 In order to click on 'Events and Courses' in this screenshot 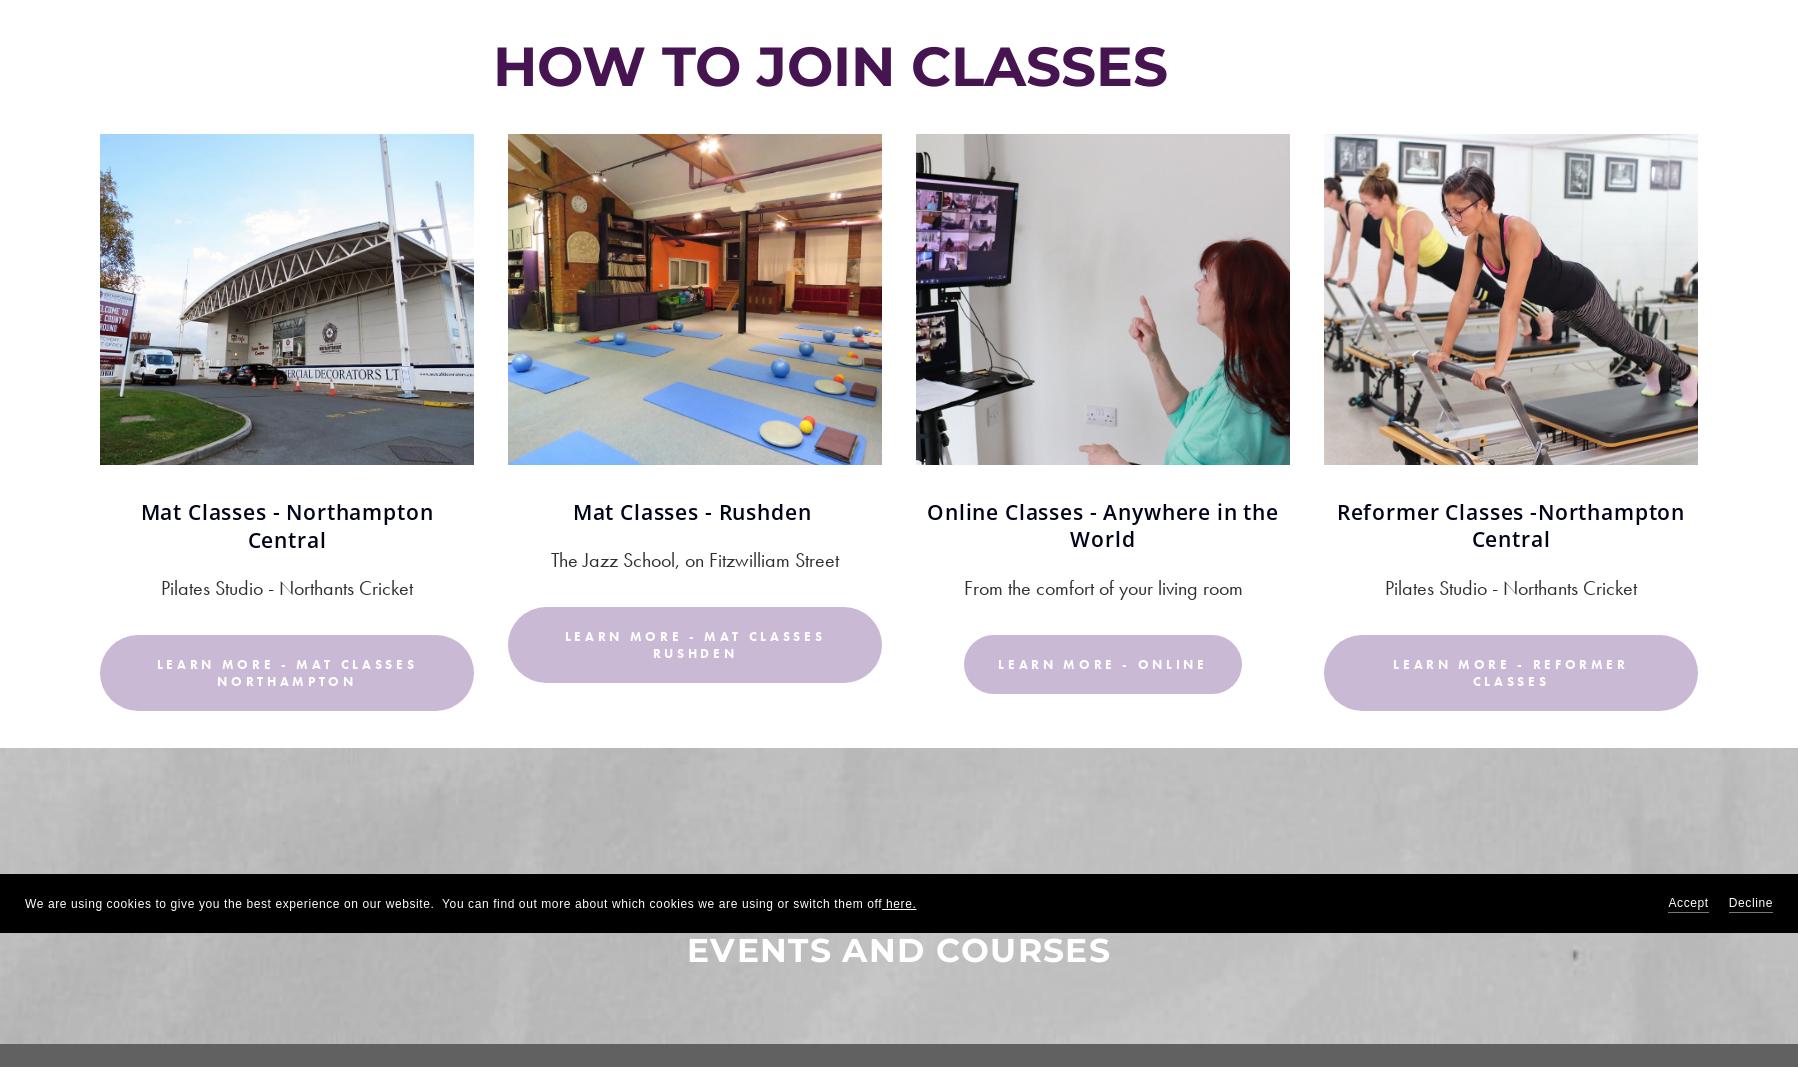, I will do `click(898, 948)`.